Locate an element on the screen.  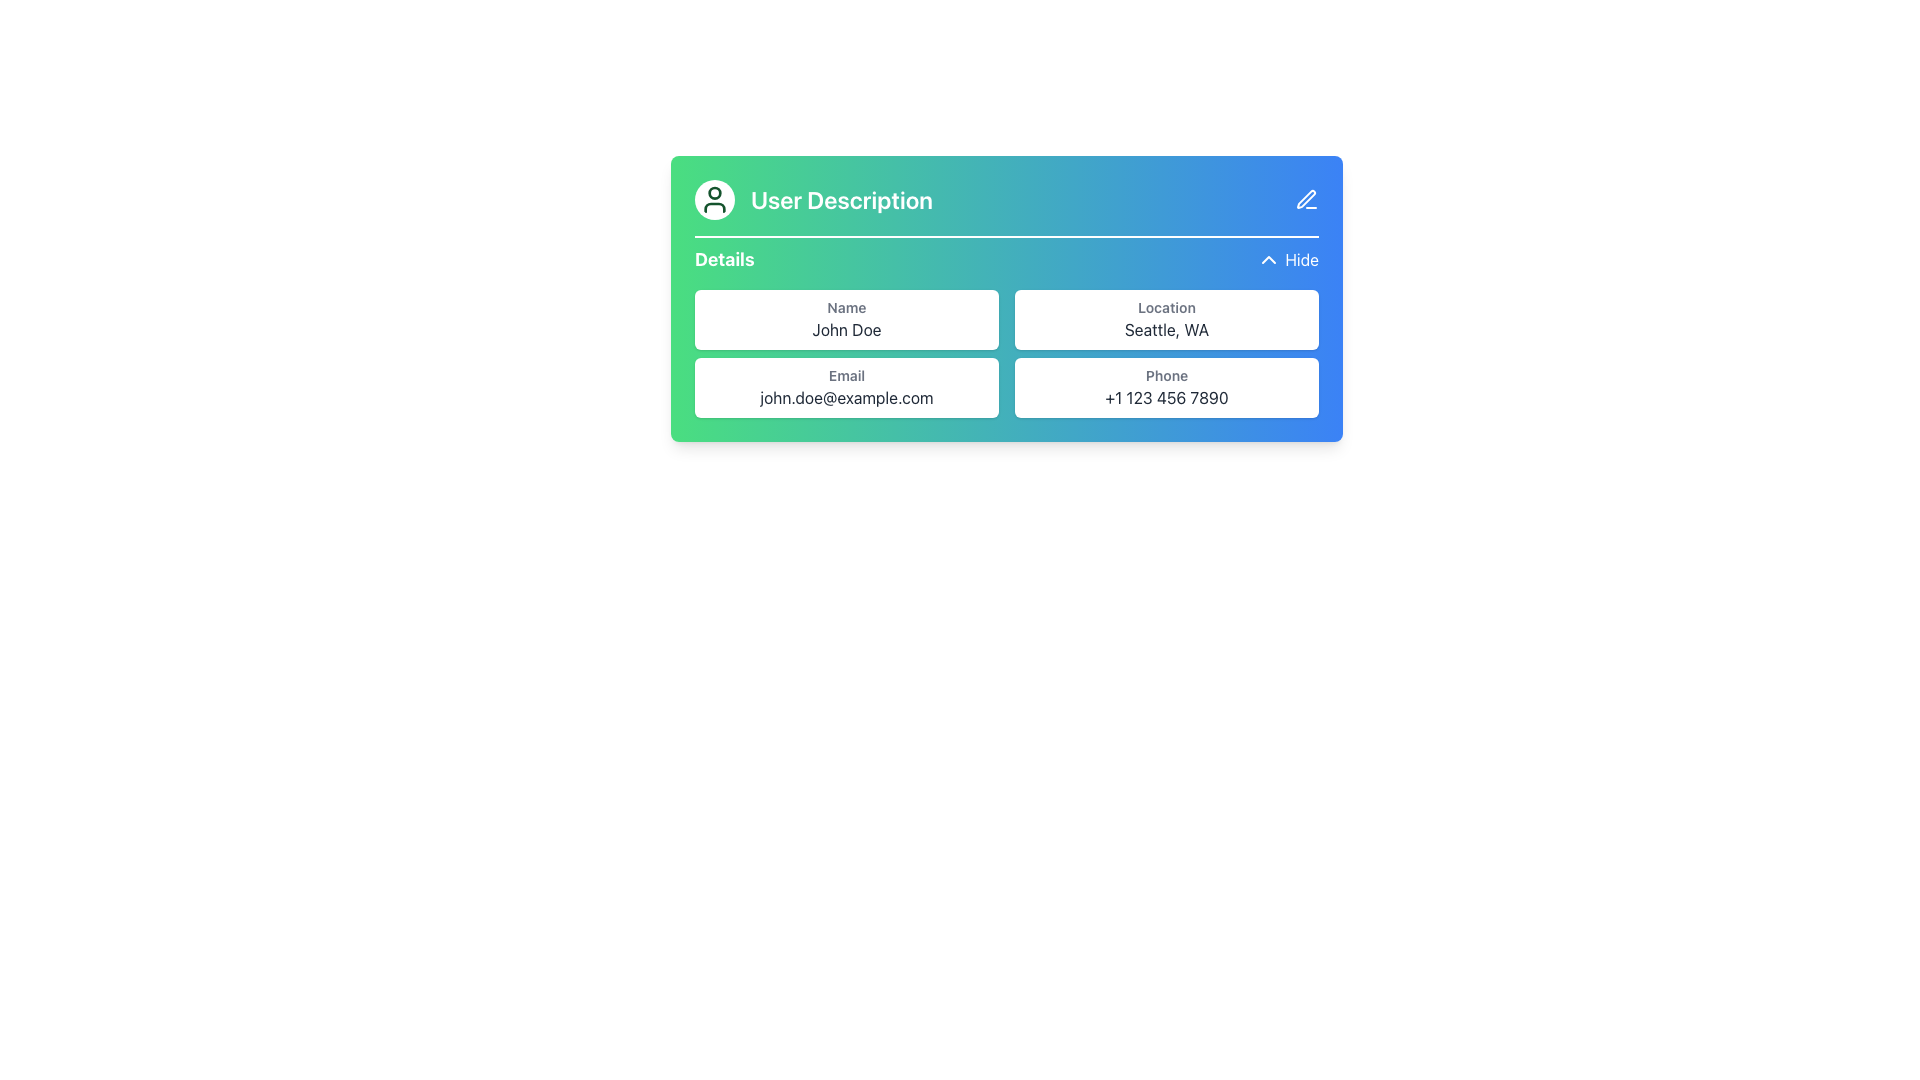
the 'User Description' text label, which is displayed in a large and bold font with a white color on a gradient background of green to blue, located in the top left portion of the interface is located at coordinates (842, 200).